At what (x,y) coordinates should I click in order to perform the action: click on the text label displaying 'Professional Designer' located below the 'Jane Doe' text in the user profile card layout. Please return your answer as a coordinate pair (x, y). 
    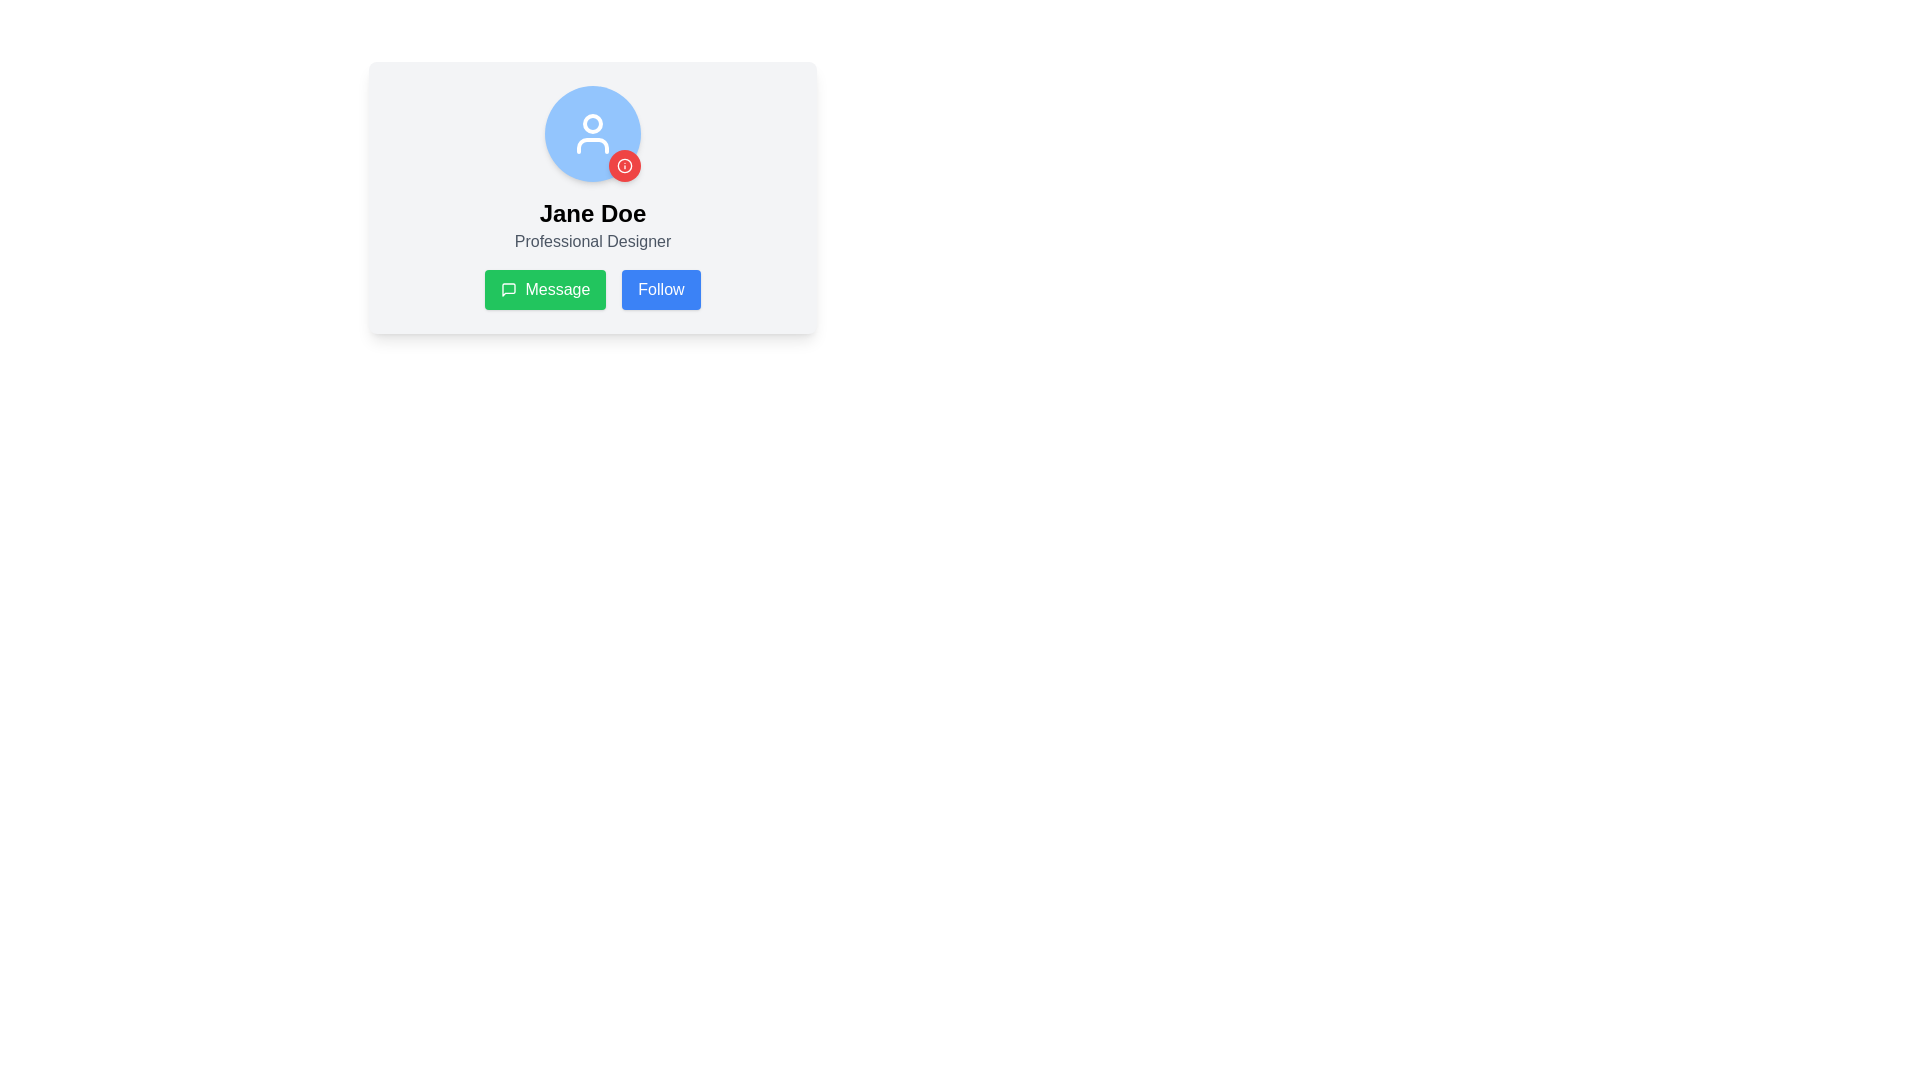
    Looking at the image, I should click on (592, 241).